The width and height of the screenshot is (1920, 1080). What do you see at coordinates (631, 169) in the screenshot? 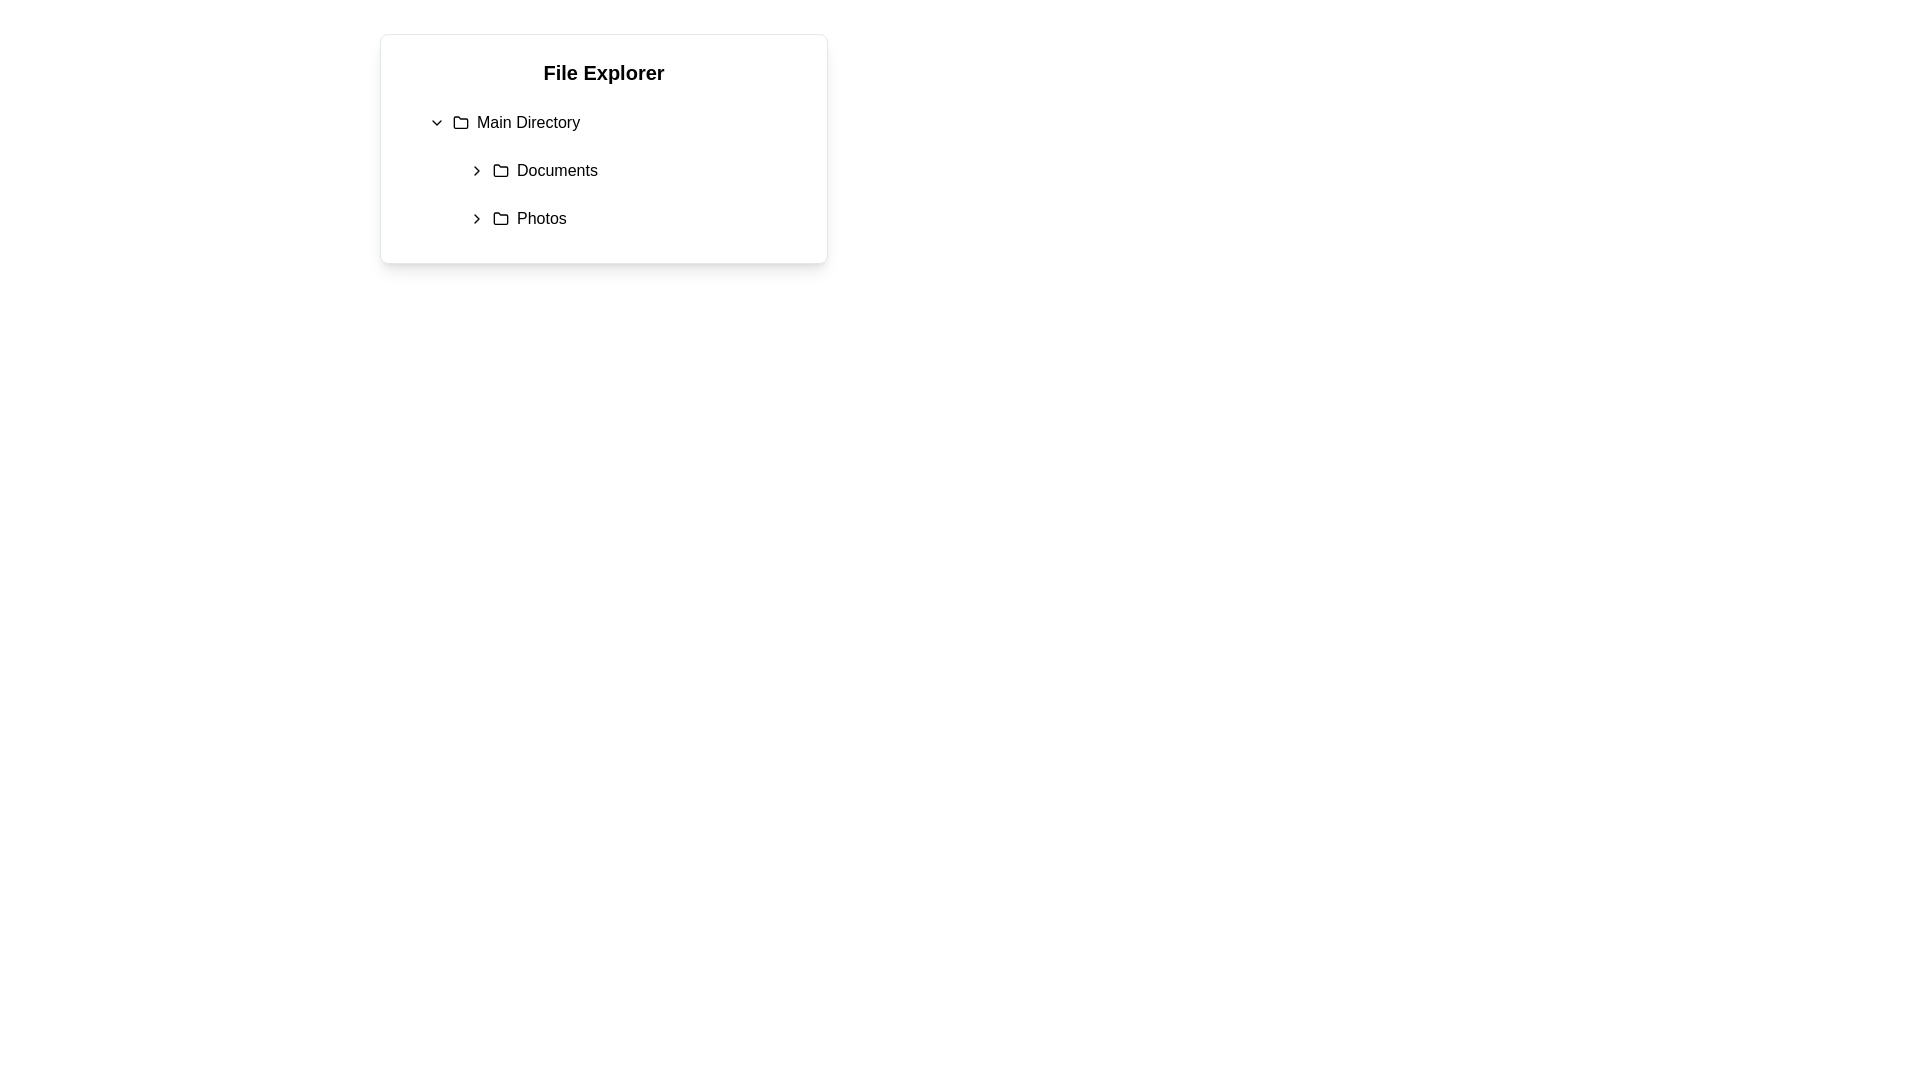
I see `the first navigational item representing the 'Documents' directory` at bounding box center [631, 169].